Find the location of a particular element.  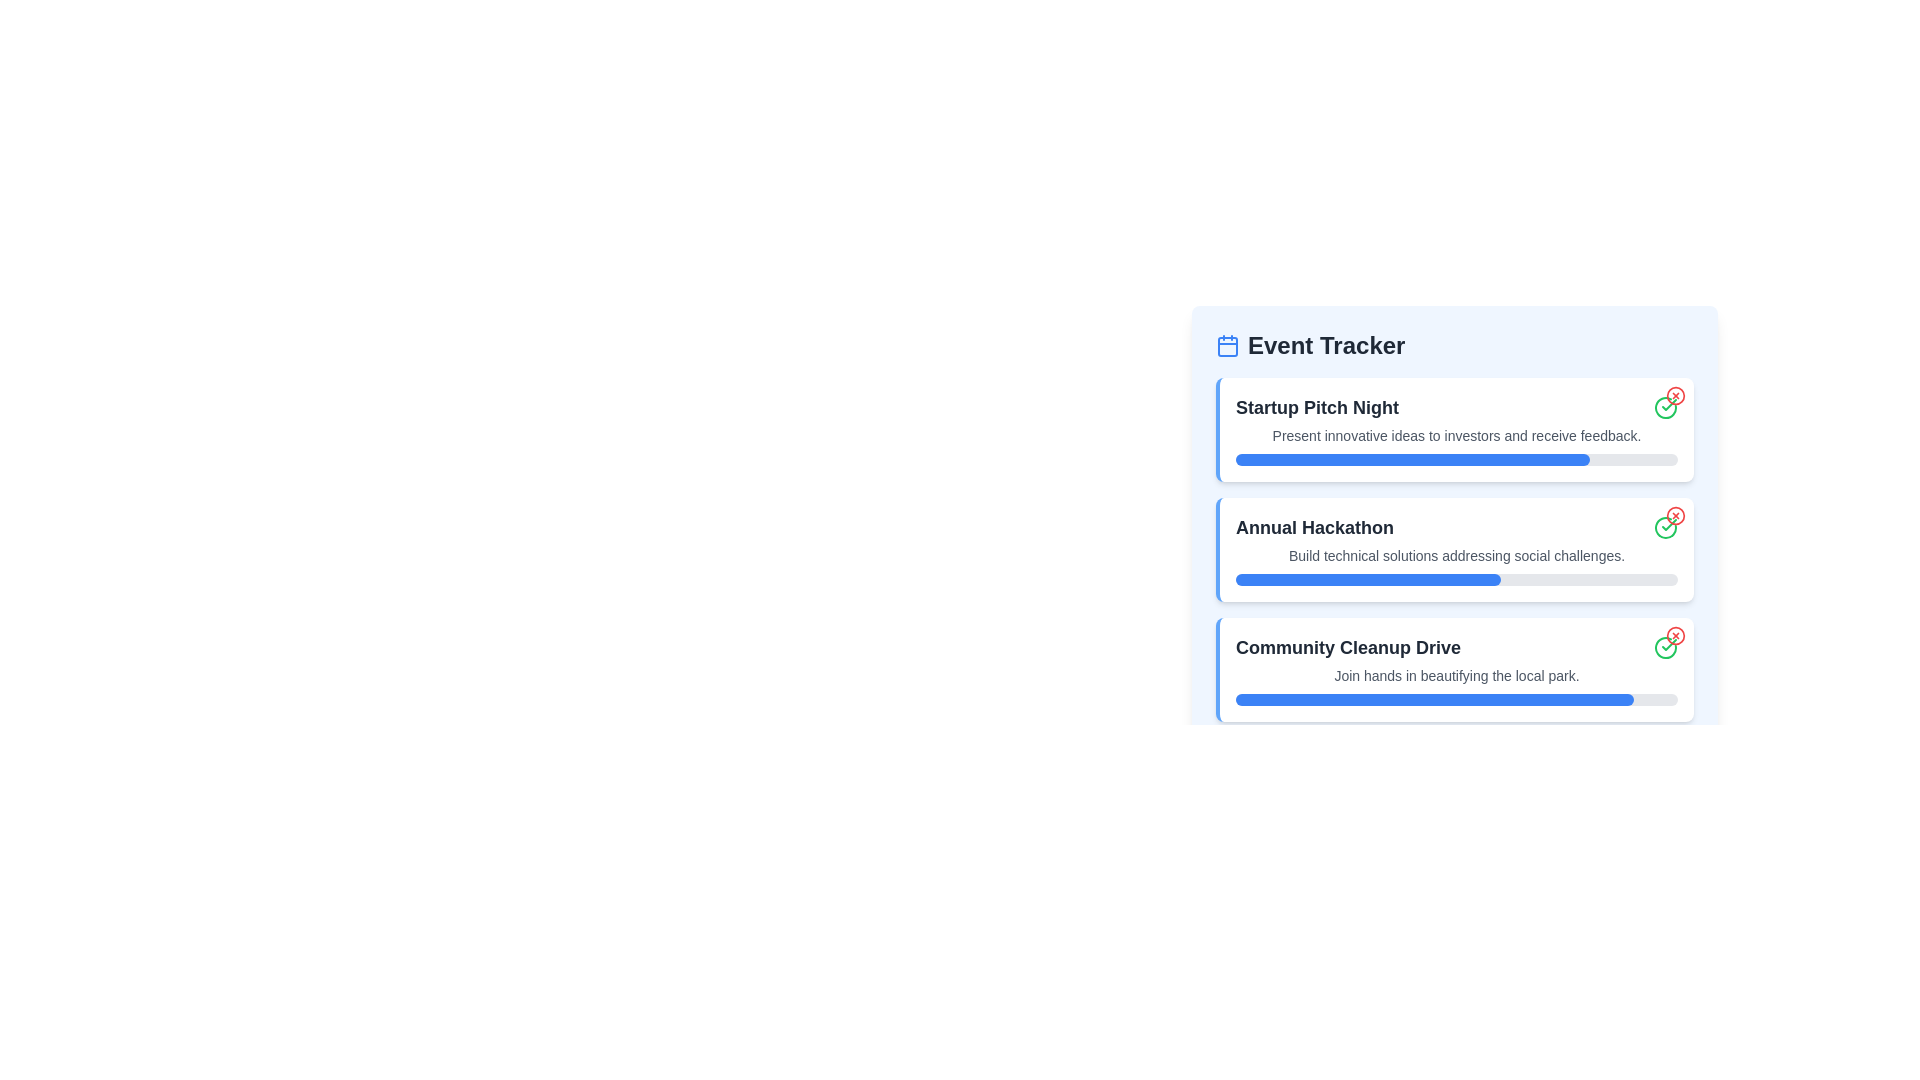

the dismiss button located in the top-right corner of the 'Community Cleanup Drive' card is located at coordinates (1675, 636).